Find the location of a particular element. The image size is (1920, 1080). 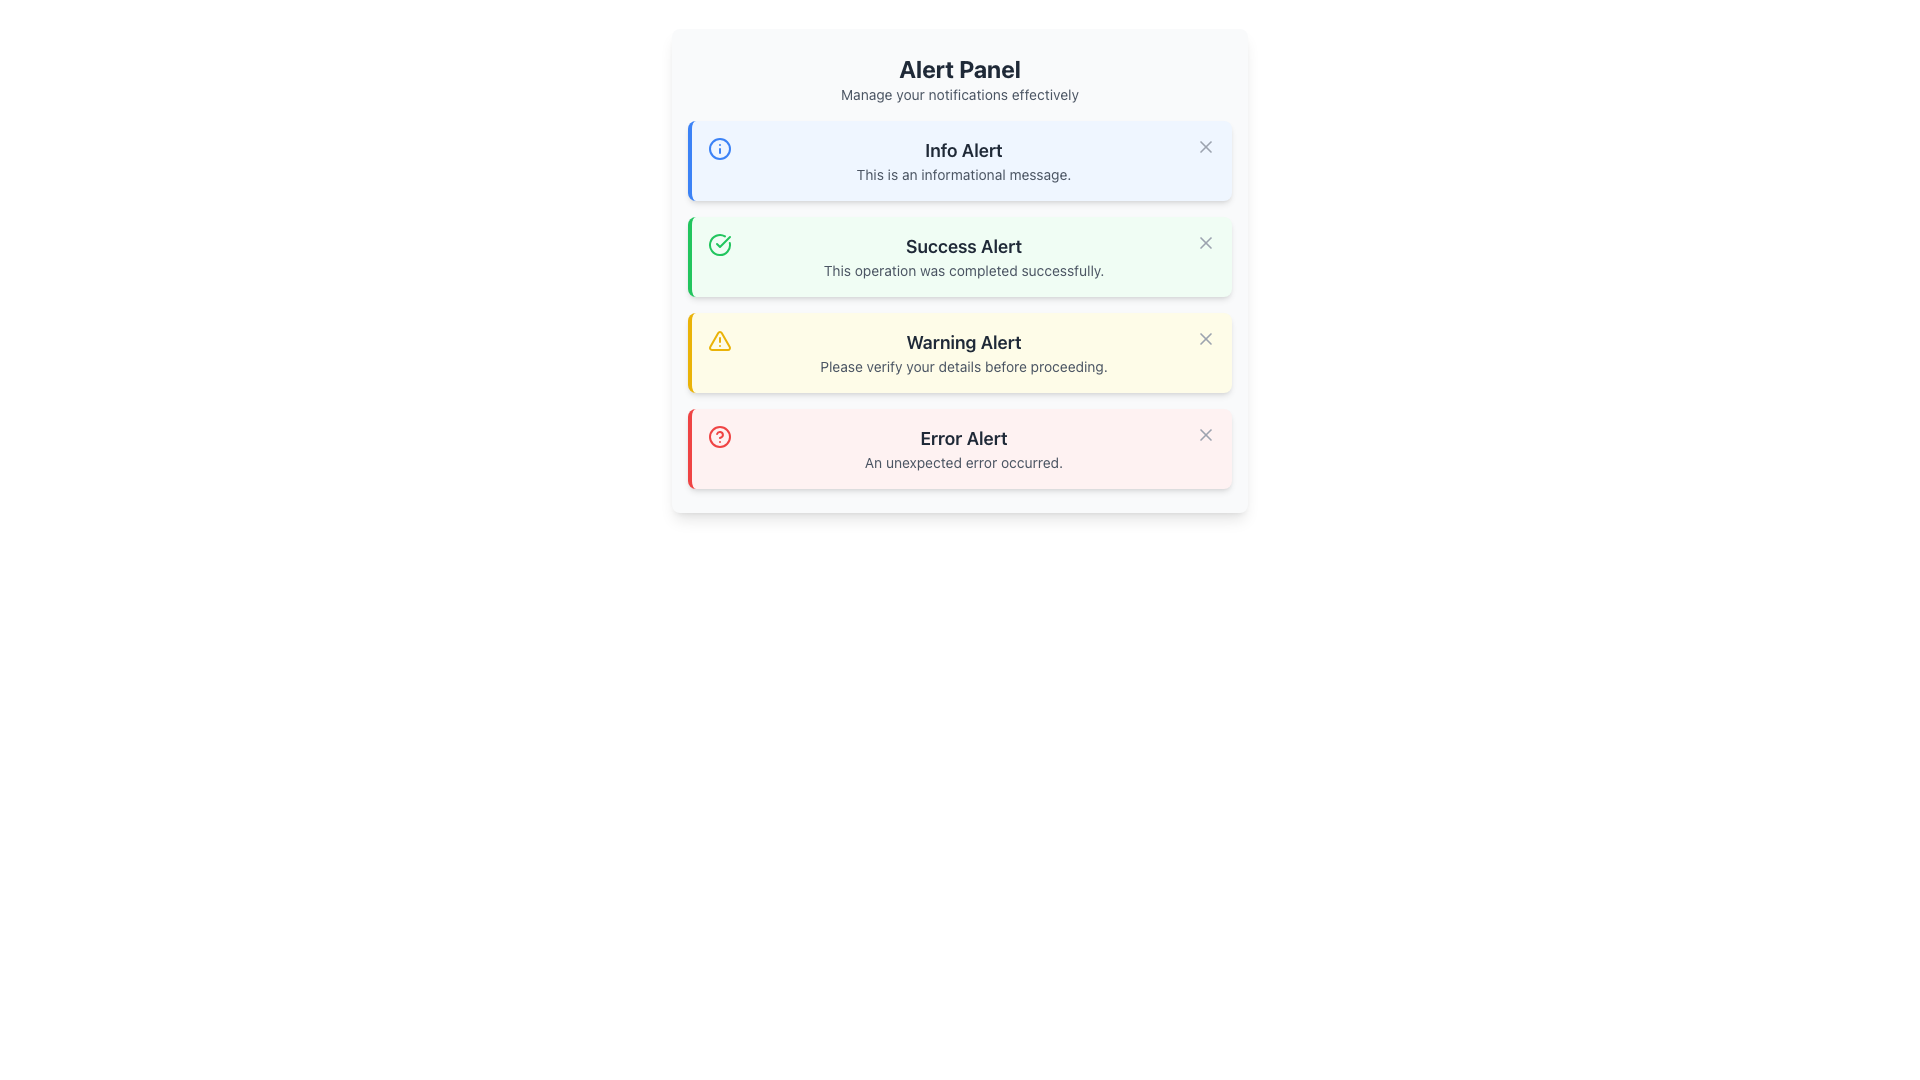

text of the bolded title label 'Alert Panel' displayed prominently at the top of the Alert Panel interface is located at coordinates (960, 68).